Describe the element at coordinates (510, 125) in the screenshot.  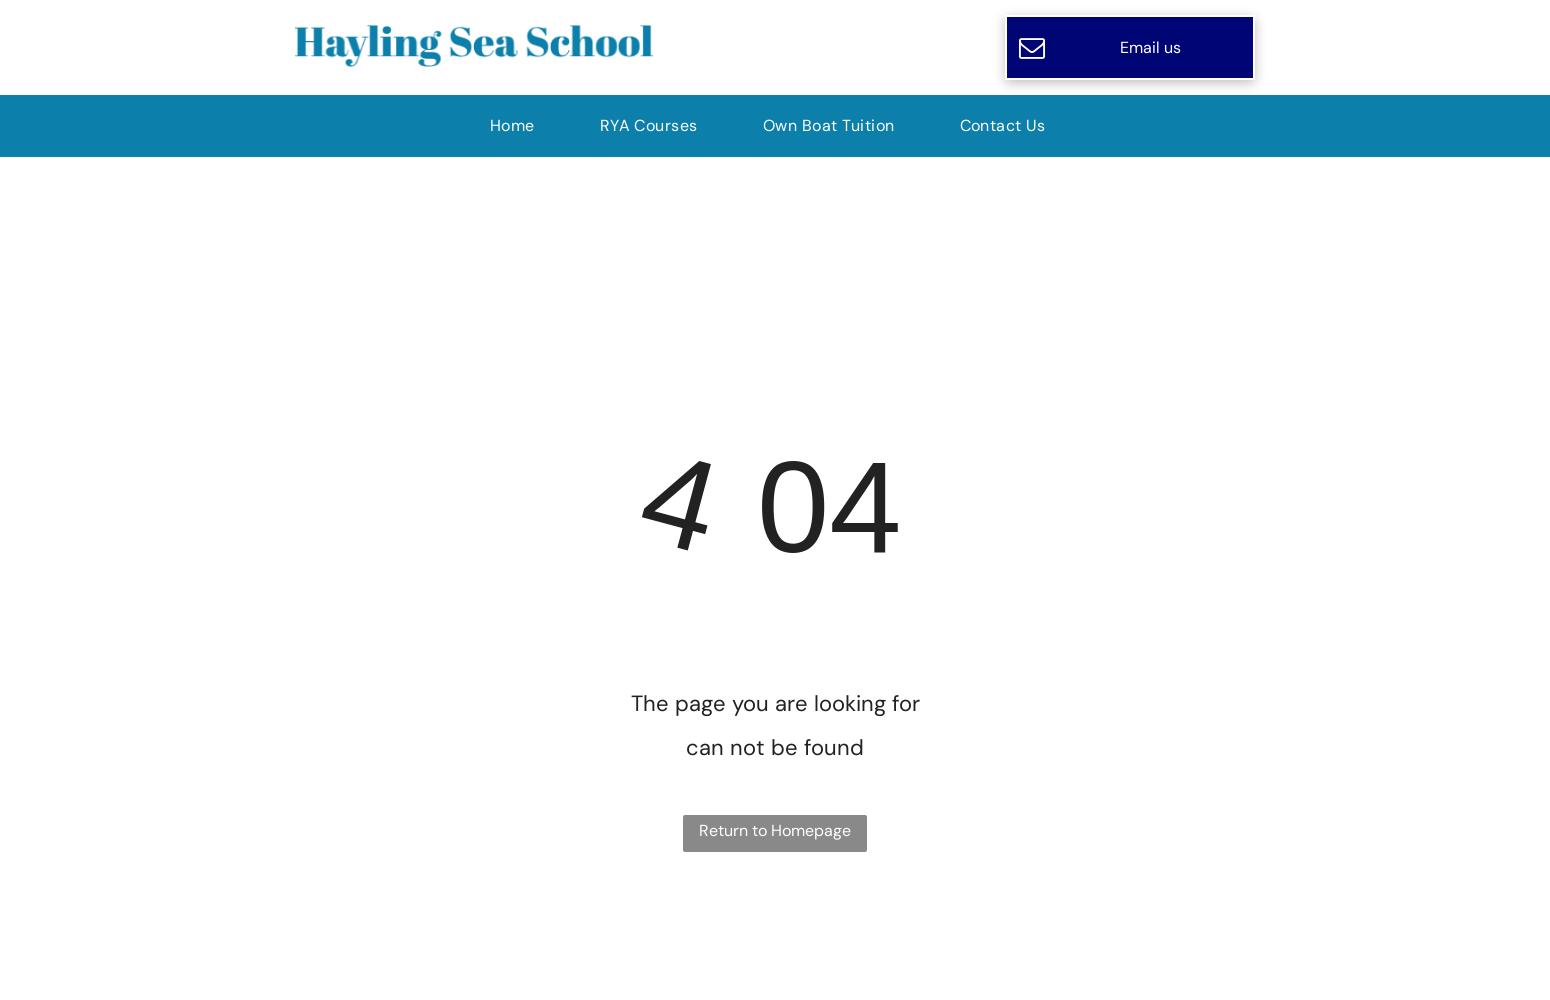
I see `'Home'` at that location.